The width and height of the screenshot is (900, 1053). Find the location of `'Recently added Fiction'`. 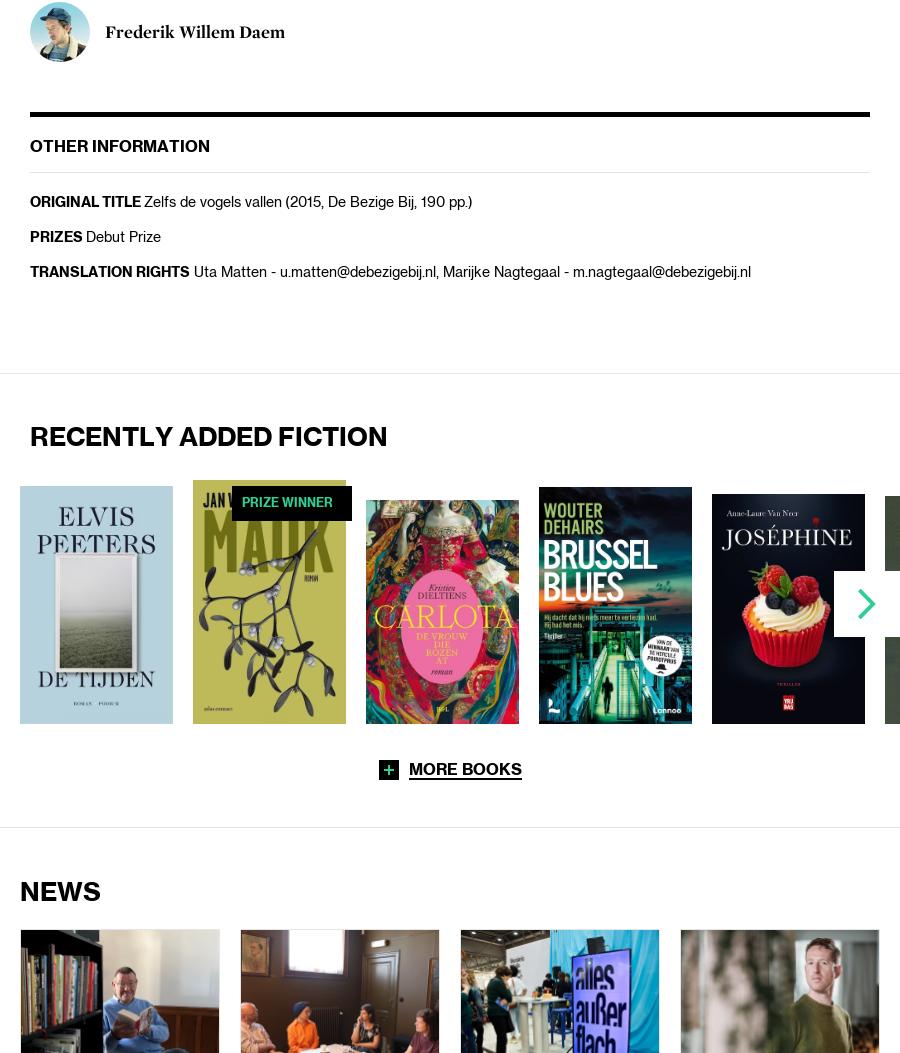

'Recently added Fiction' is located at coordinates (208, 437).